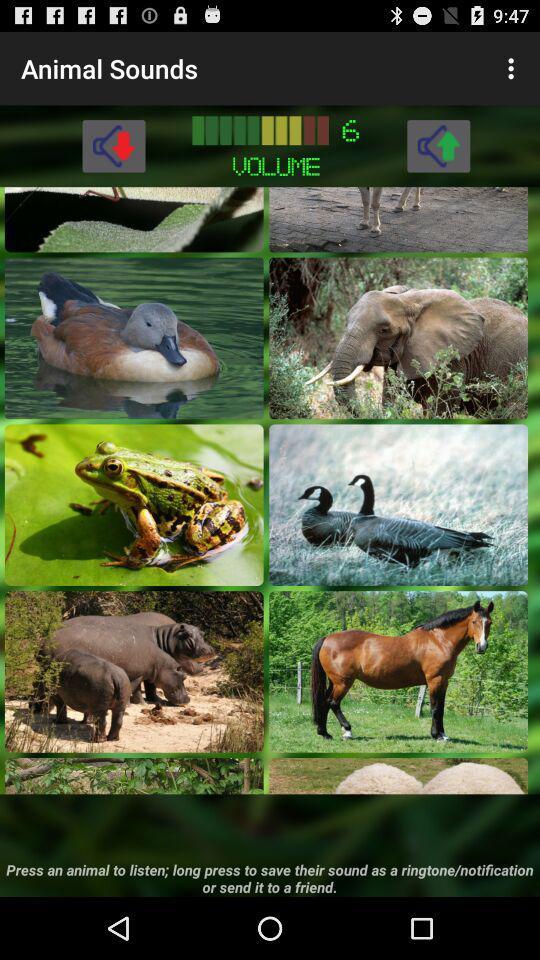 The height and width of the screenshot is (960, 540). I want to click on press to listen long press to save or send sound, so click(134, 775).